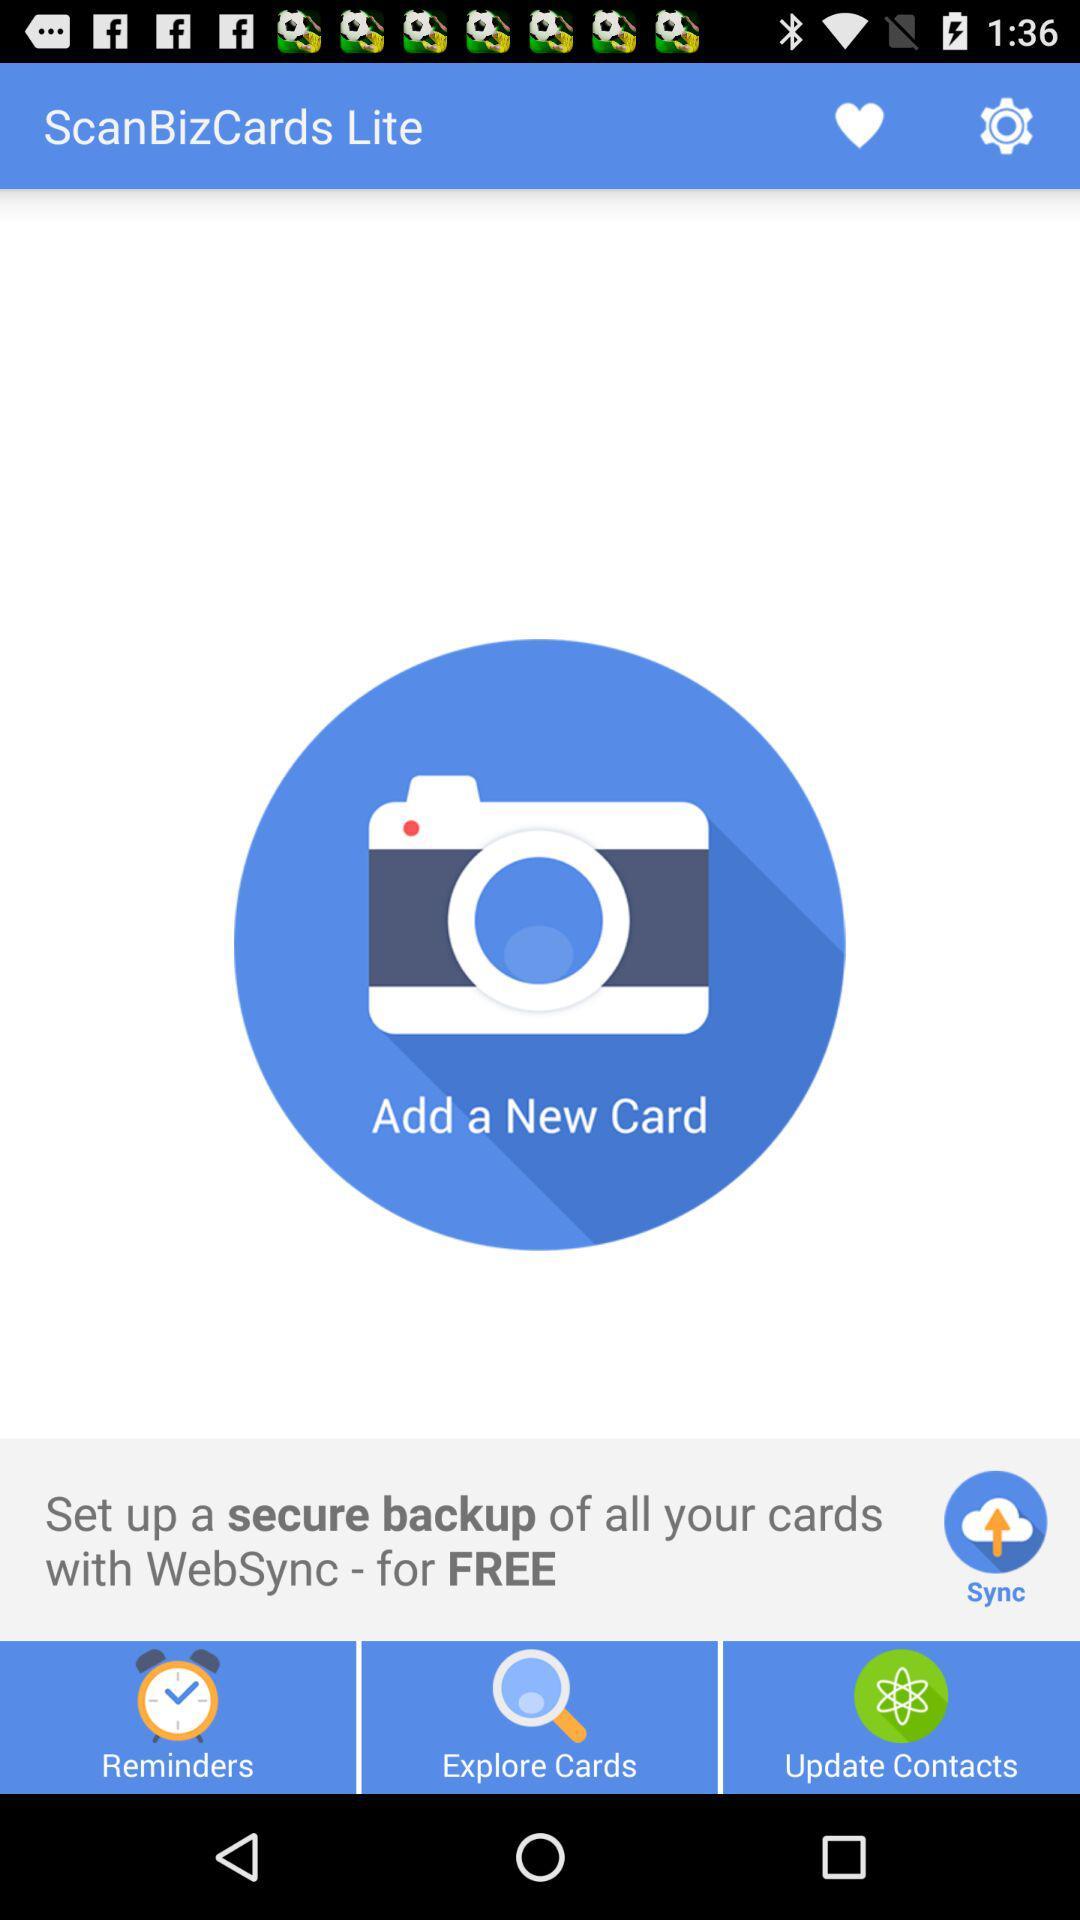  Describe the element at coordinates (177, 1716) in the screenshot. I see `item next to the explore cards item` at that location.